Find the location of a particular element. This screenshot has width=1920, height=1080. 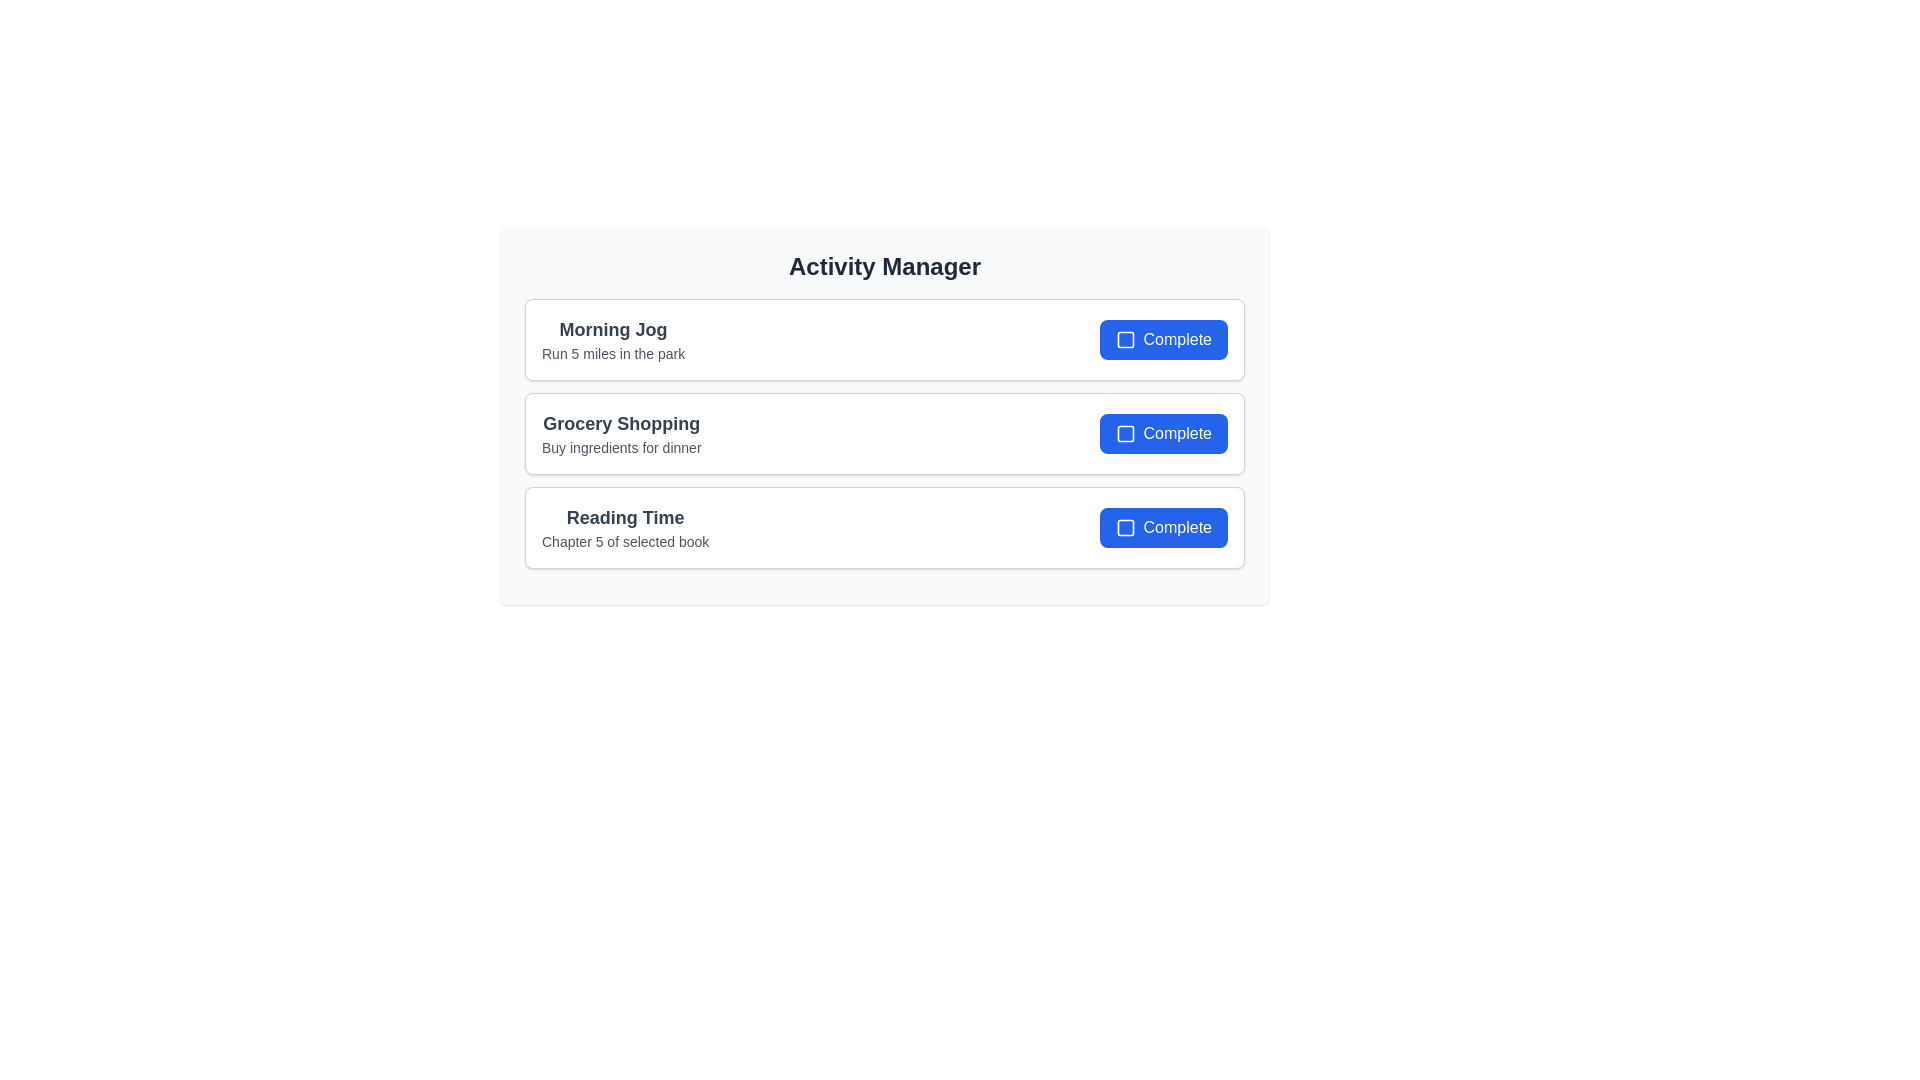

the descriptive text element for the activity 'Morning Jog', which is located below the title in the first row of the activity list is located at coordinates (612, 353).